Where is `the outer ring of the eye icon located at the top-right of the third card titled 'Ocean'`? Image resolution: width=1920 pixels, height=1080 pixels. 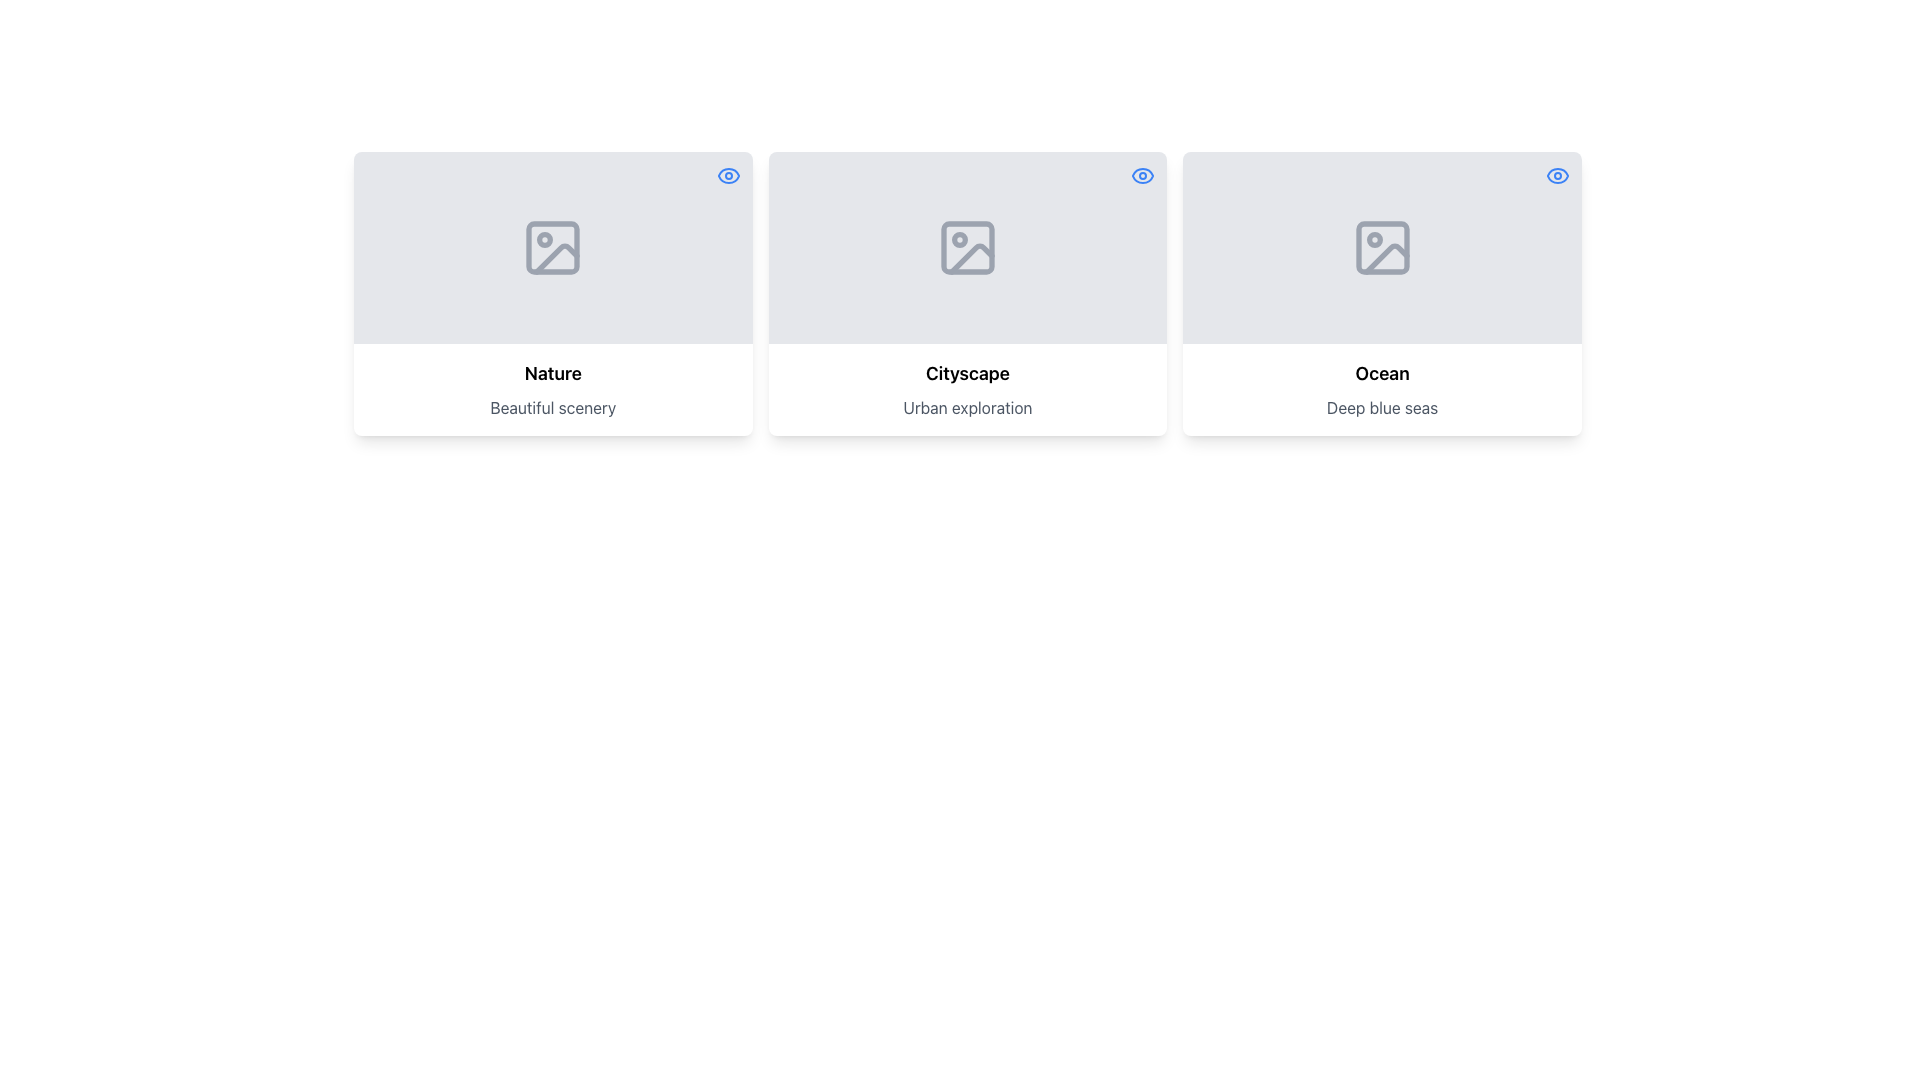
the outer ring of the eye icon located at the top-right of the third card titled 'Ocean' is located at coordinates (1556, 175).